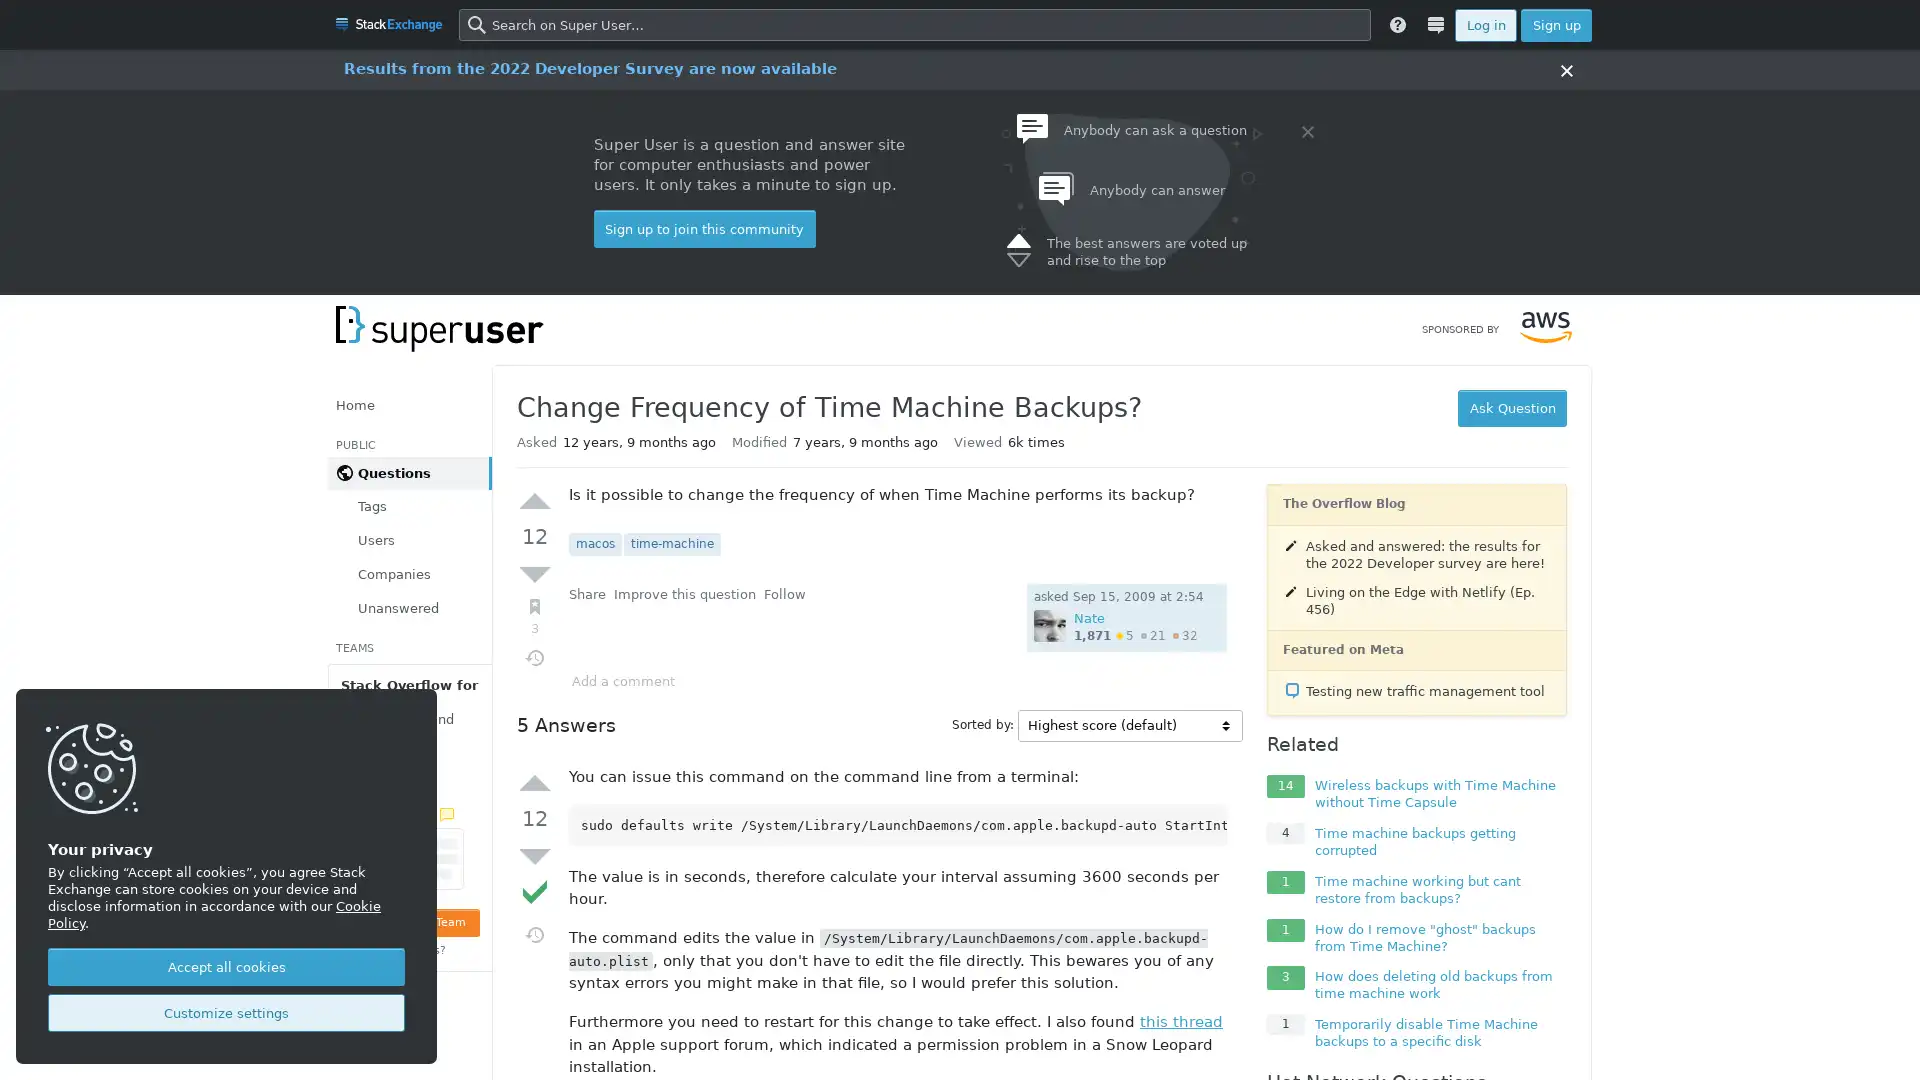  Describe the element at coordinates (534, 615) in the screenshot. I see `Bookmark (3)` at that location.